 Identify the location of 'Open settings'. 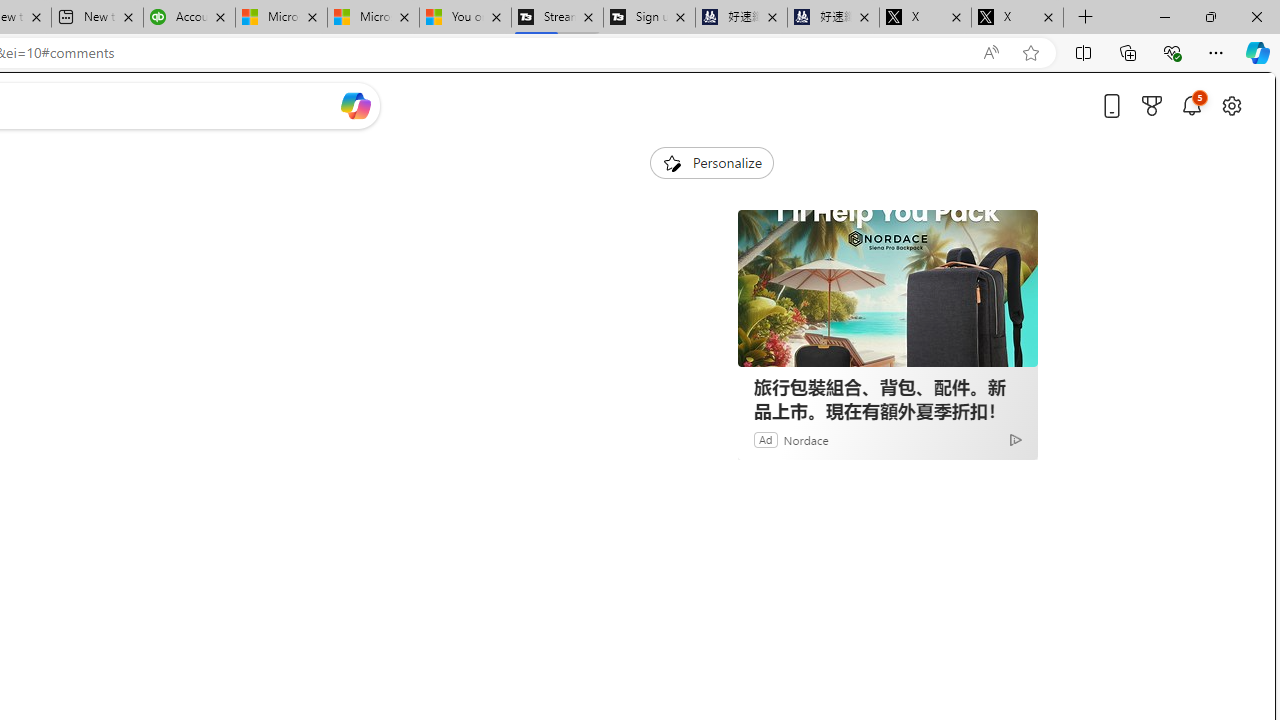
(1231, 105).